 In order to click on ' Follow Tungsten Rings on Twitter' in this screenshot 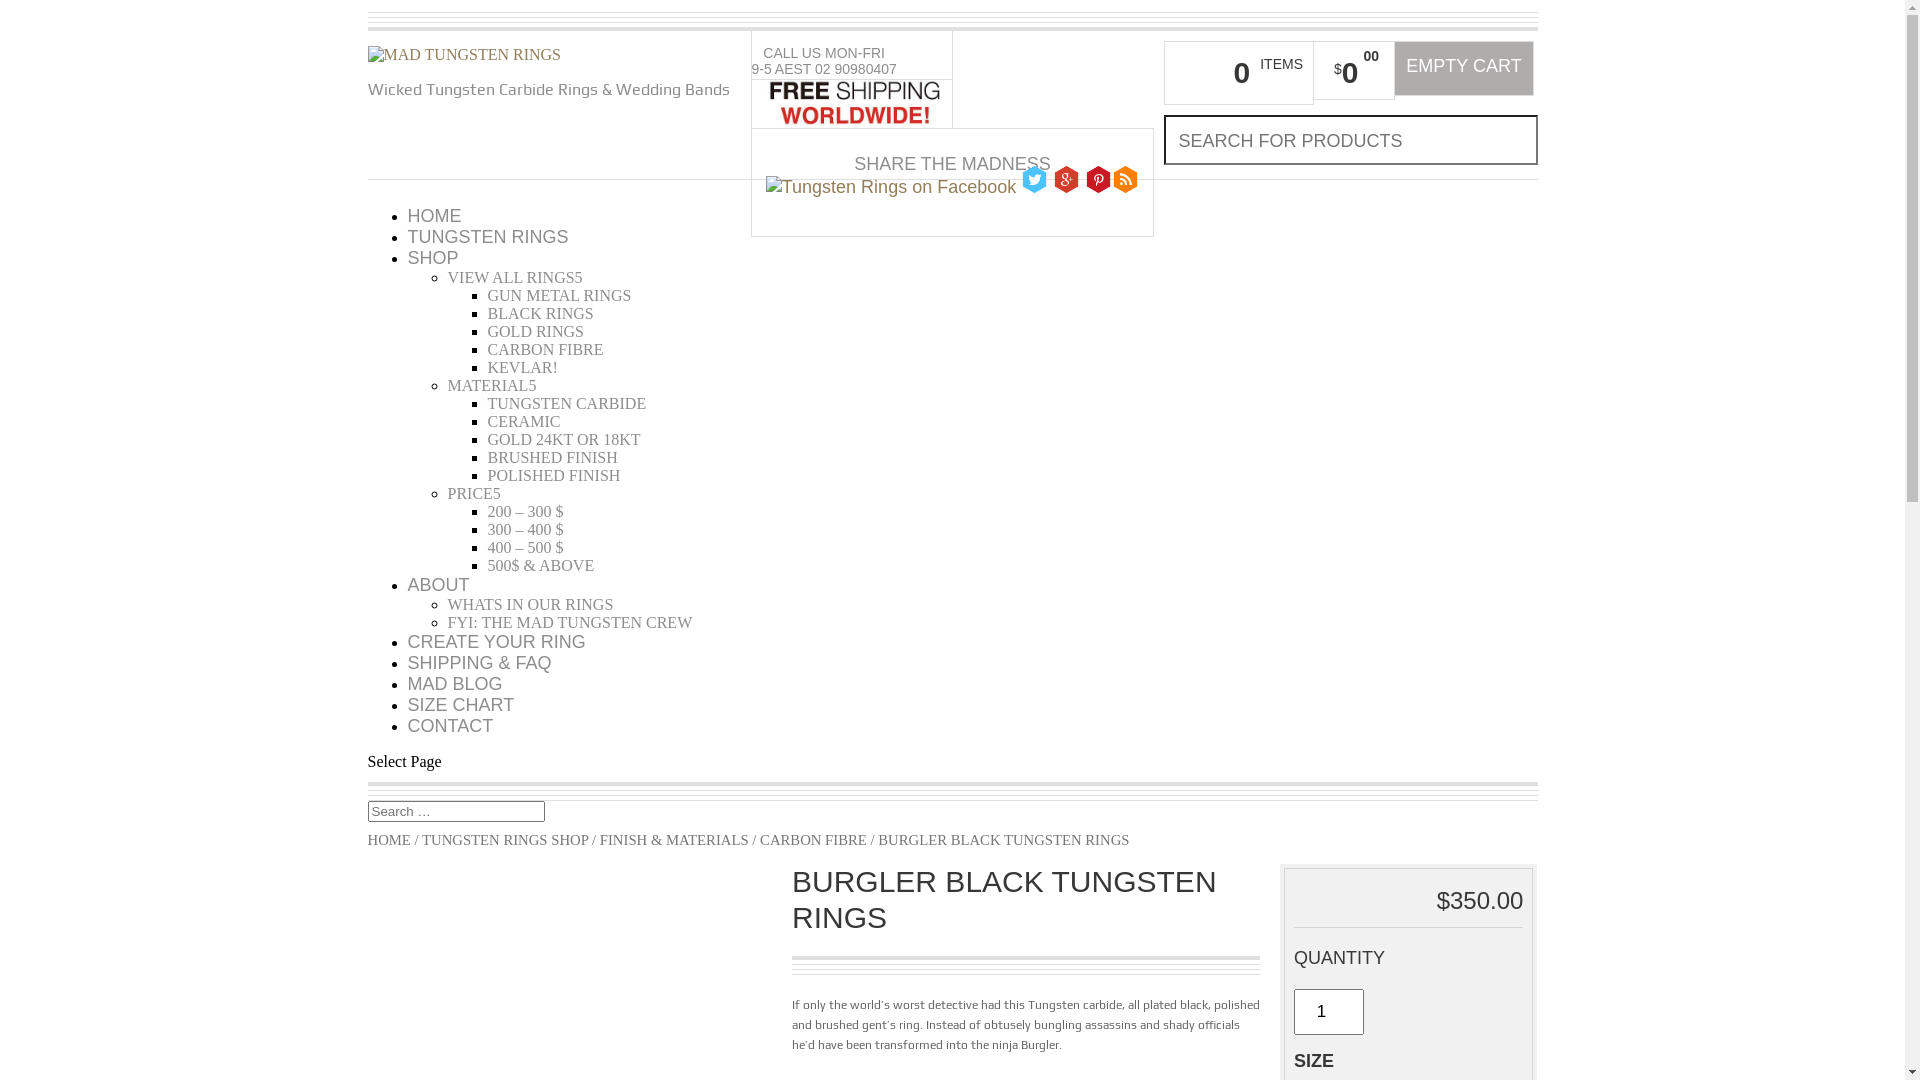, I will do `click(1034, 178)`.